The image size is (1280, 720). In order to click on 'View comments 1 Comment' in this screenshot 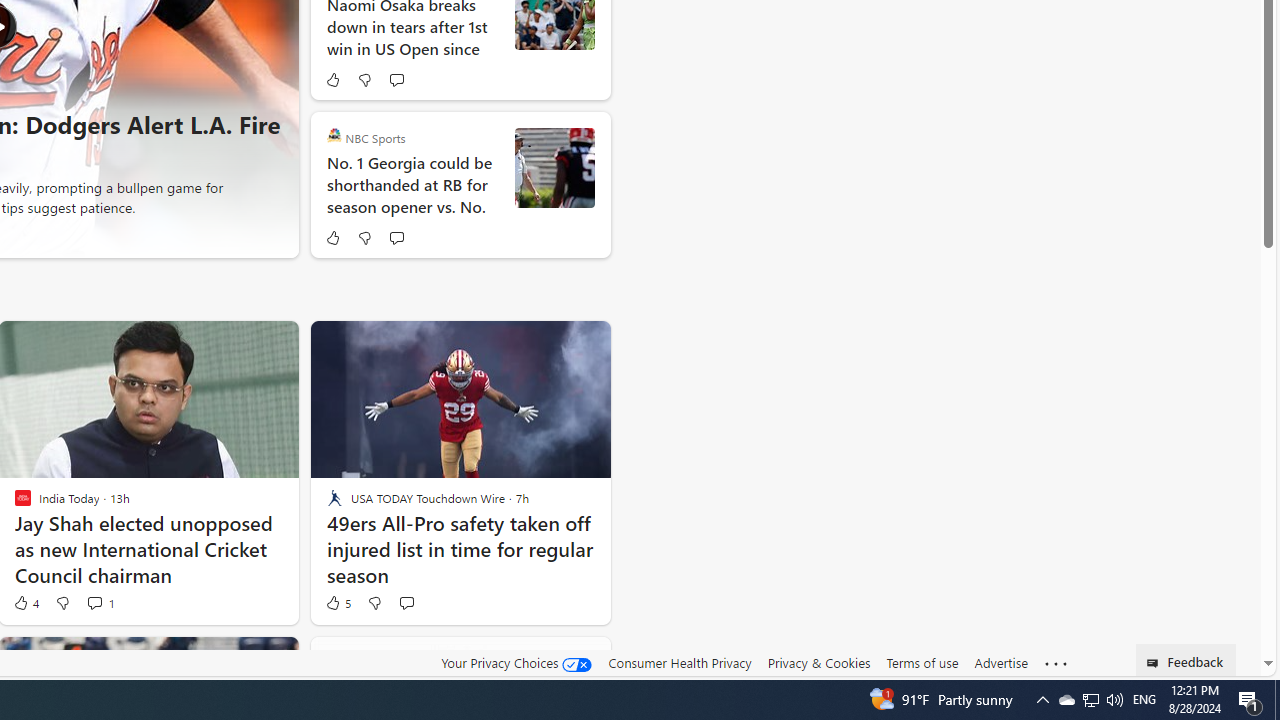, I will do `click(99, 601)`.